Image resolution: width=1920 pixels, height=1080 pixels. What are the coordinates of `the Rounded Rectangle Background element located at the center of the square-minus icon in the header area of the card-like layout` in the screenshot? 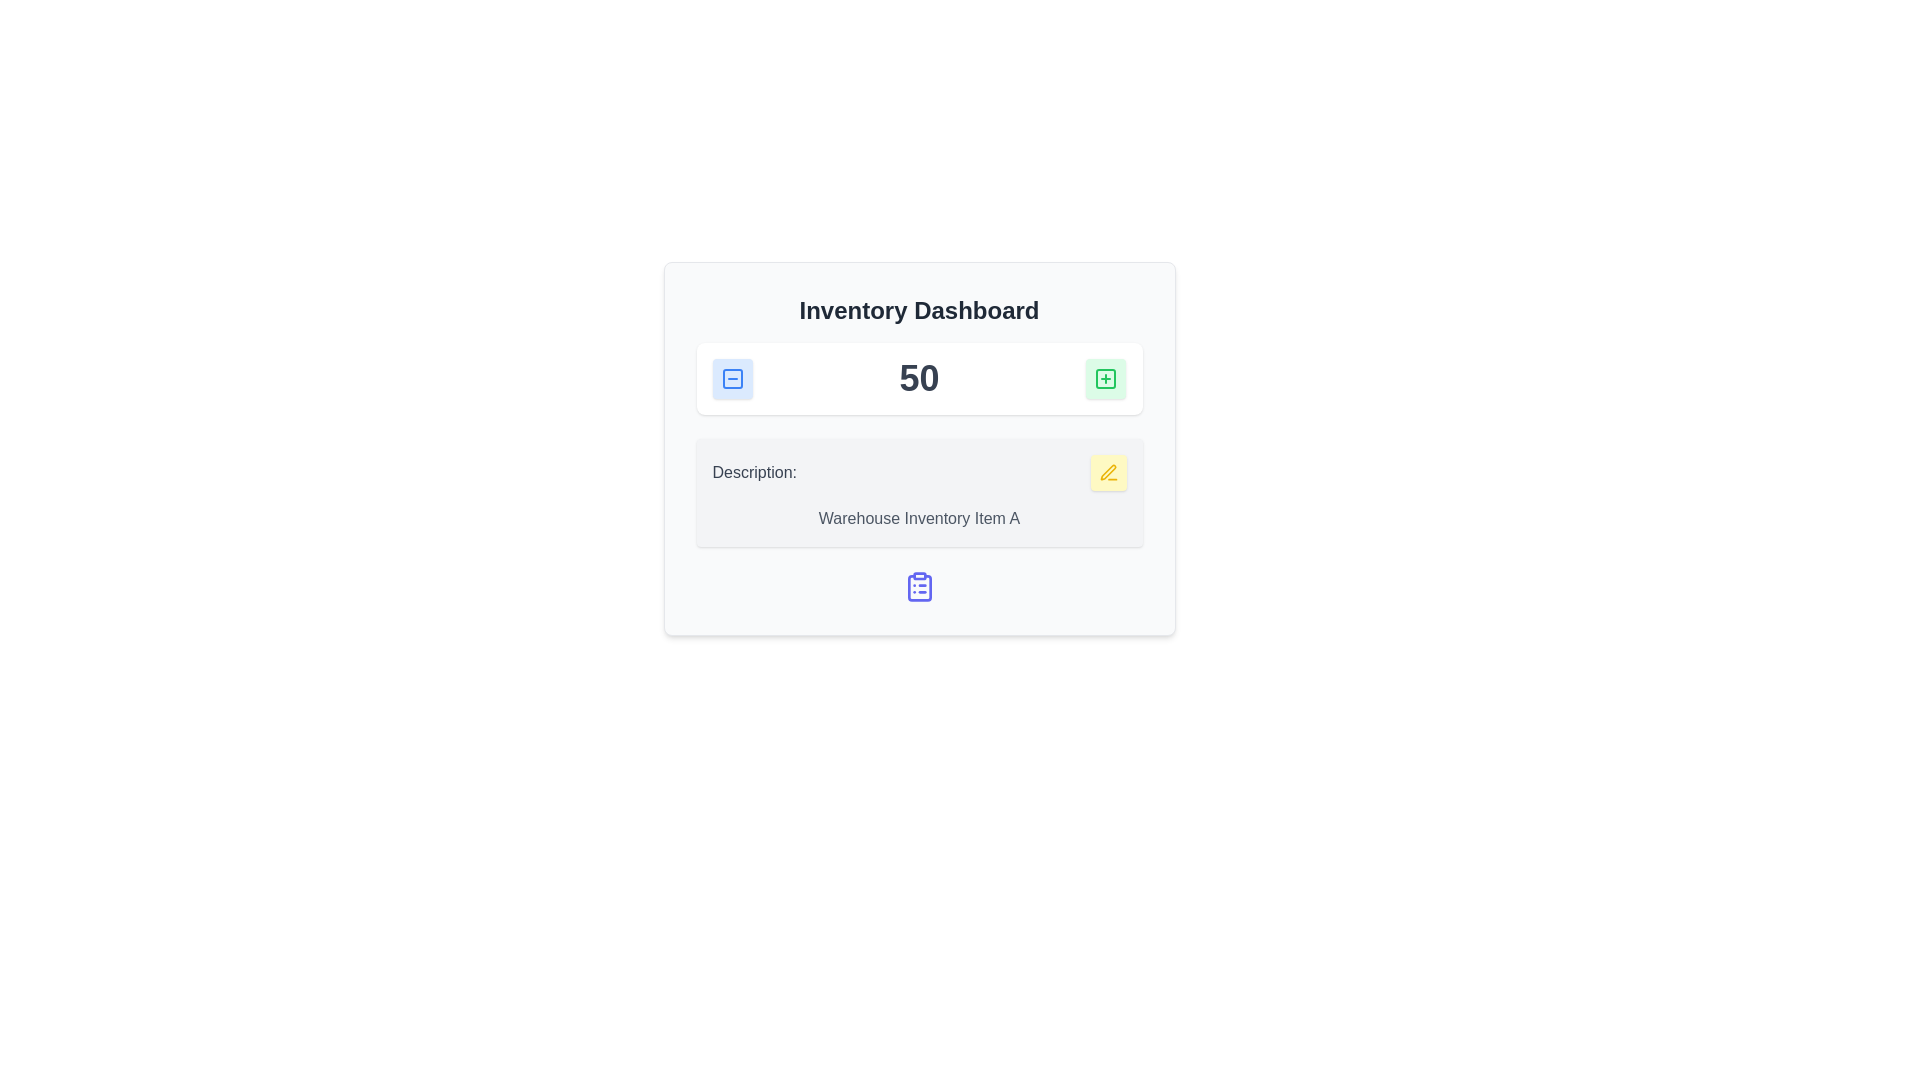 It's located at (731, 378).